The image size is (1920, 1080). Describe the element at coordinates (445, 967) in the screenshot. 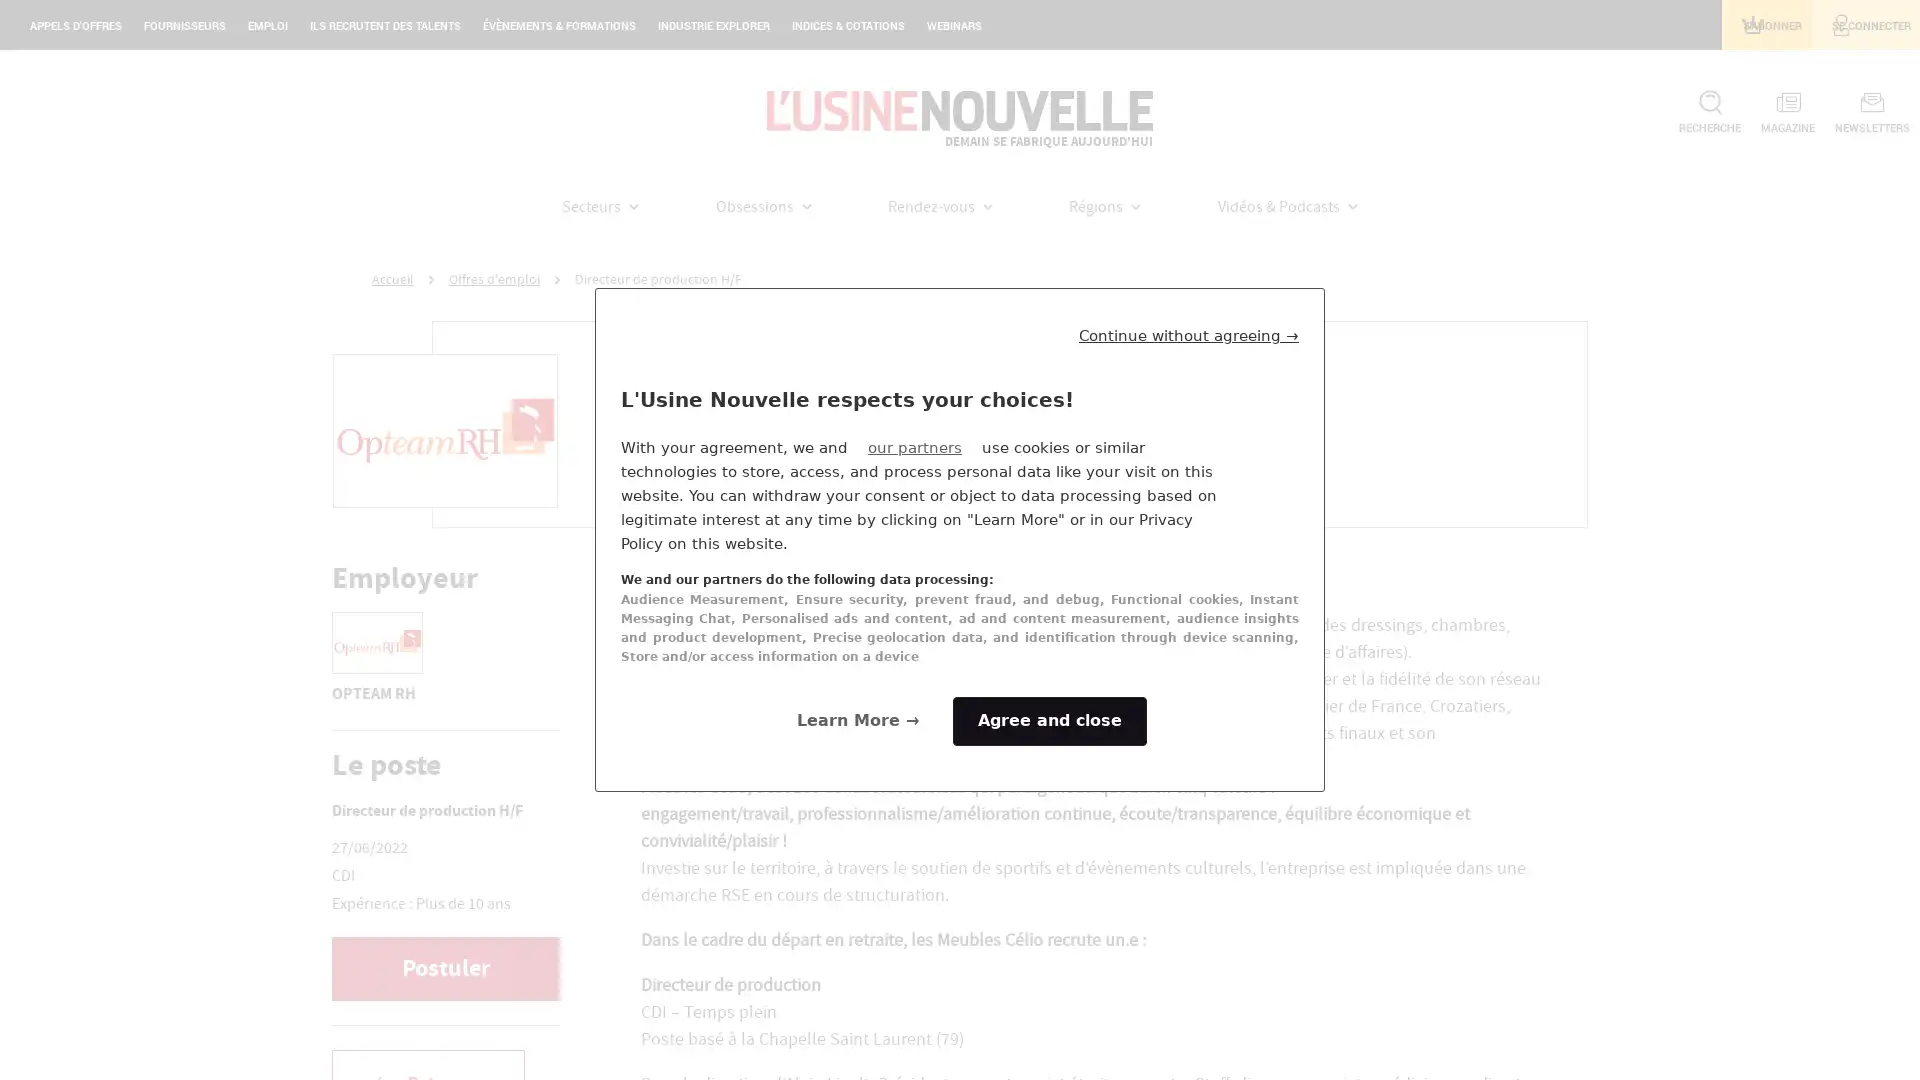

I see `Postuler` at that location.